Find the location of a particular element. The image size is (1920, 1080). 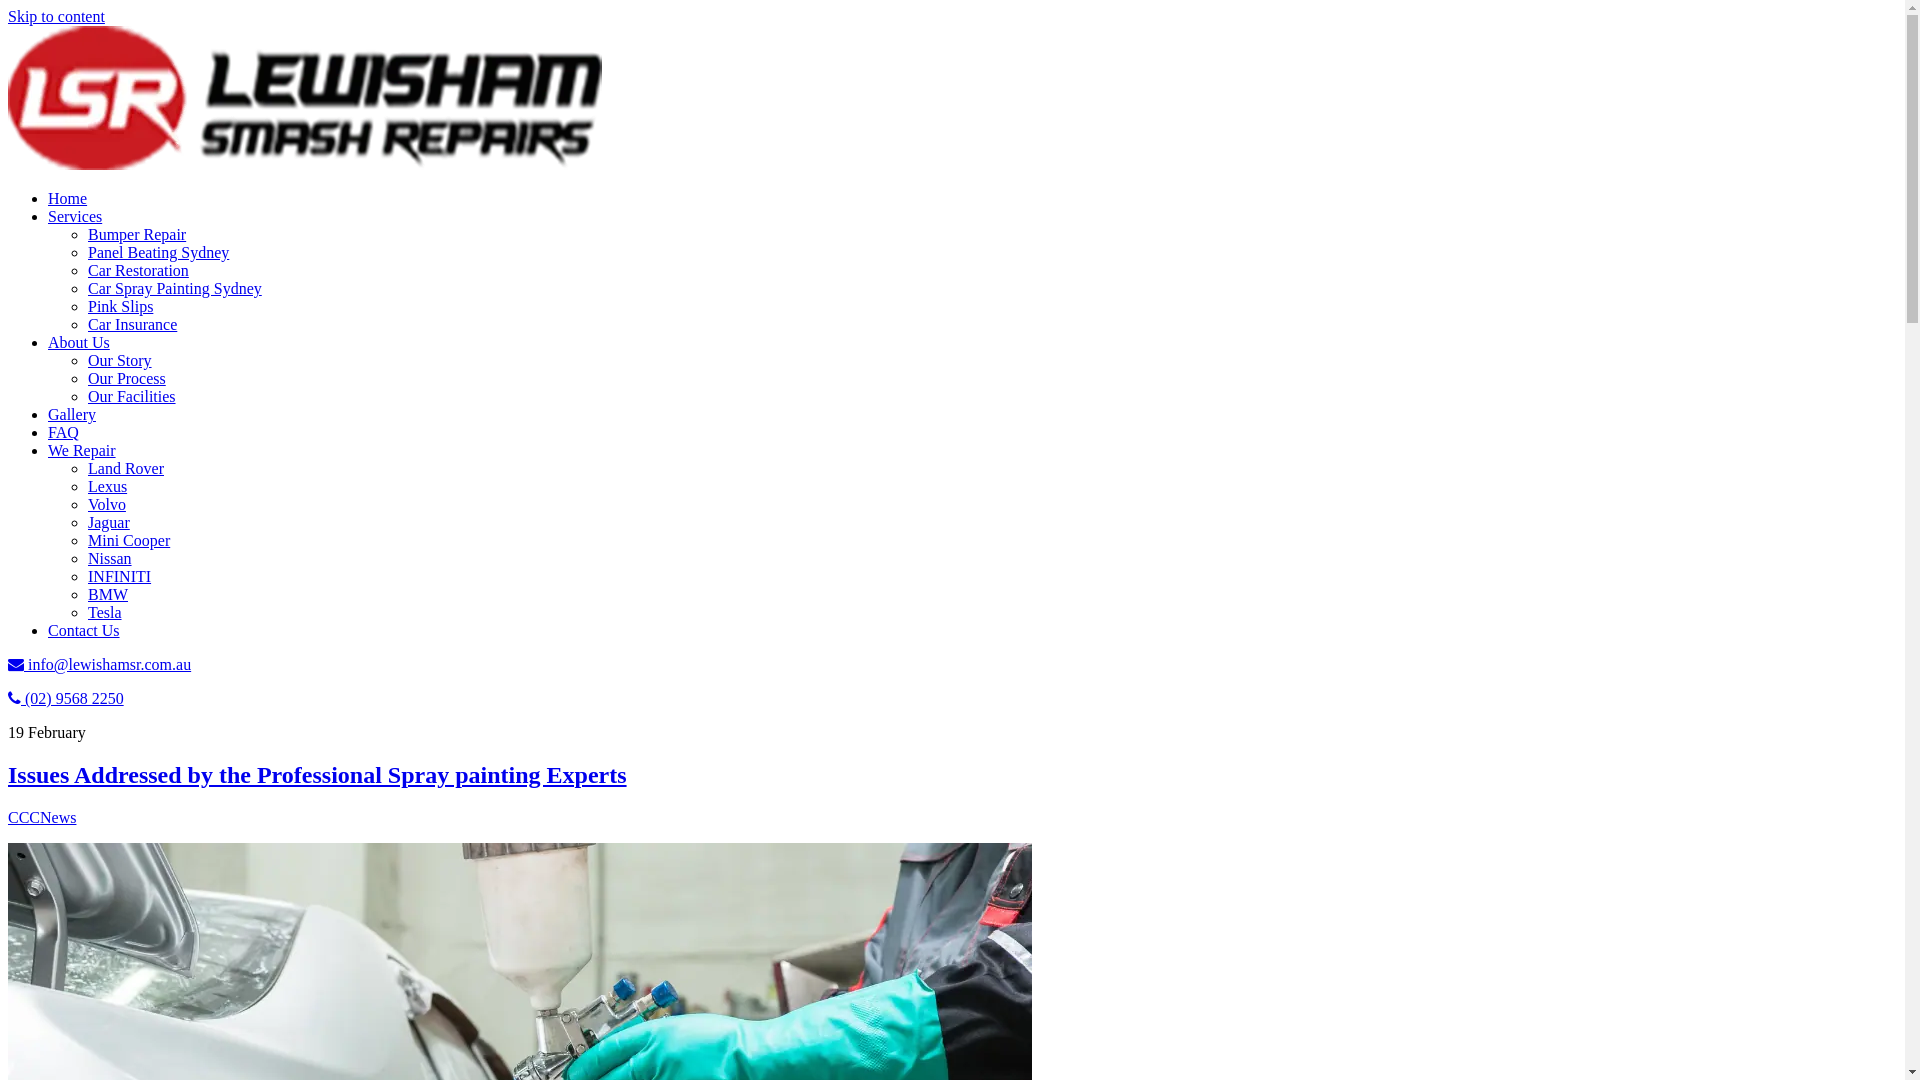

'Gallery' is located at coordinates (72, 413).